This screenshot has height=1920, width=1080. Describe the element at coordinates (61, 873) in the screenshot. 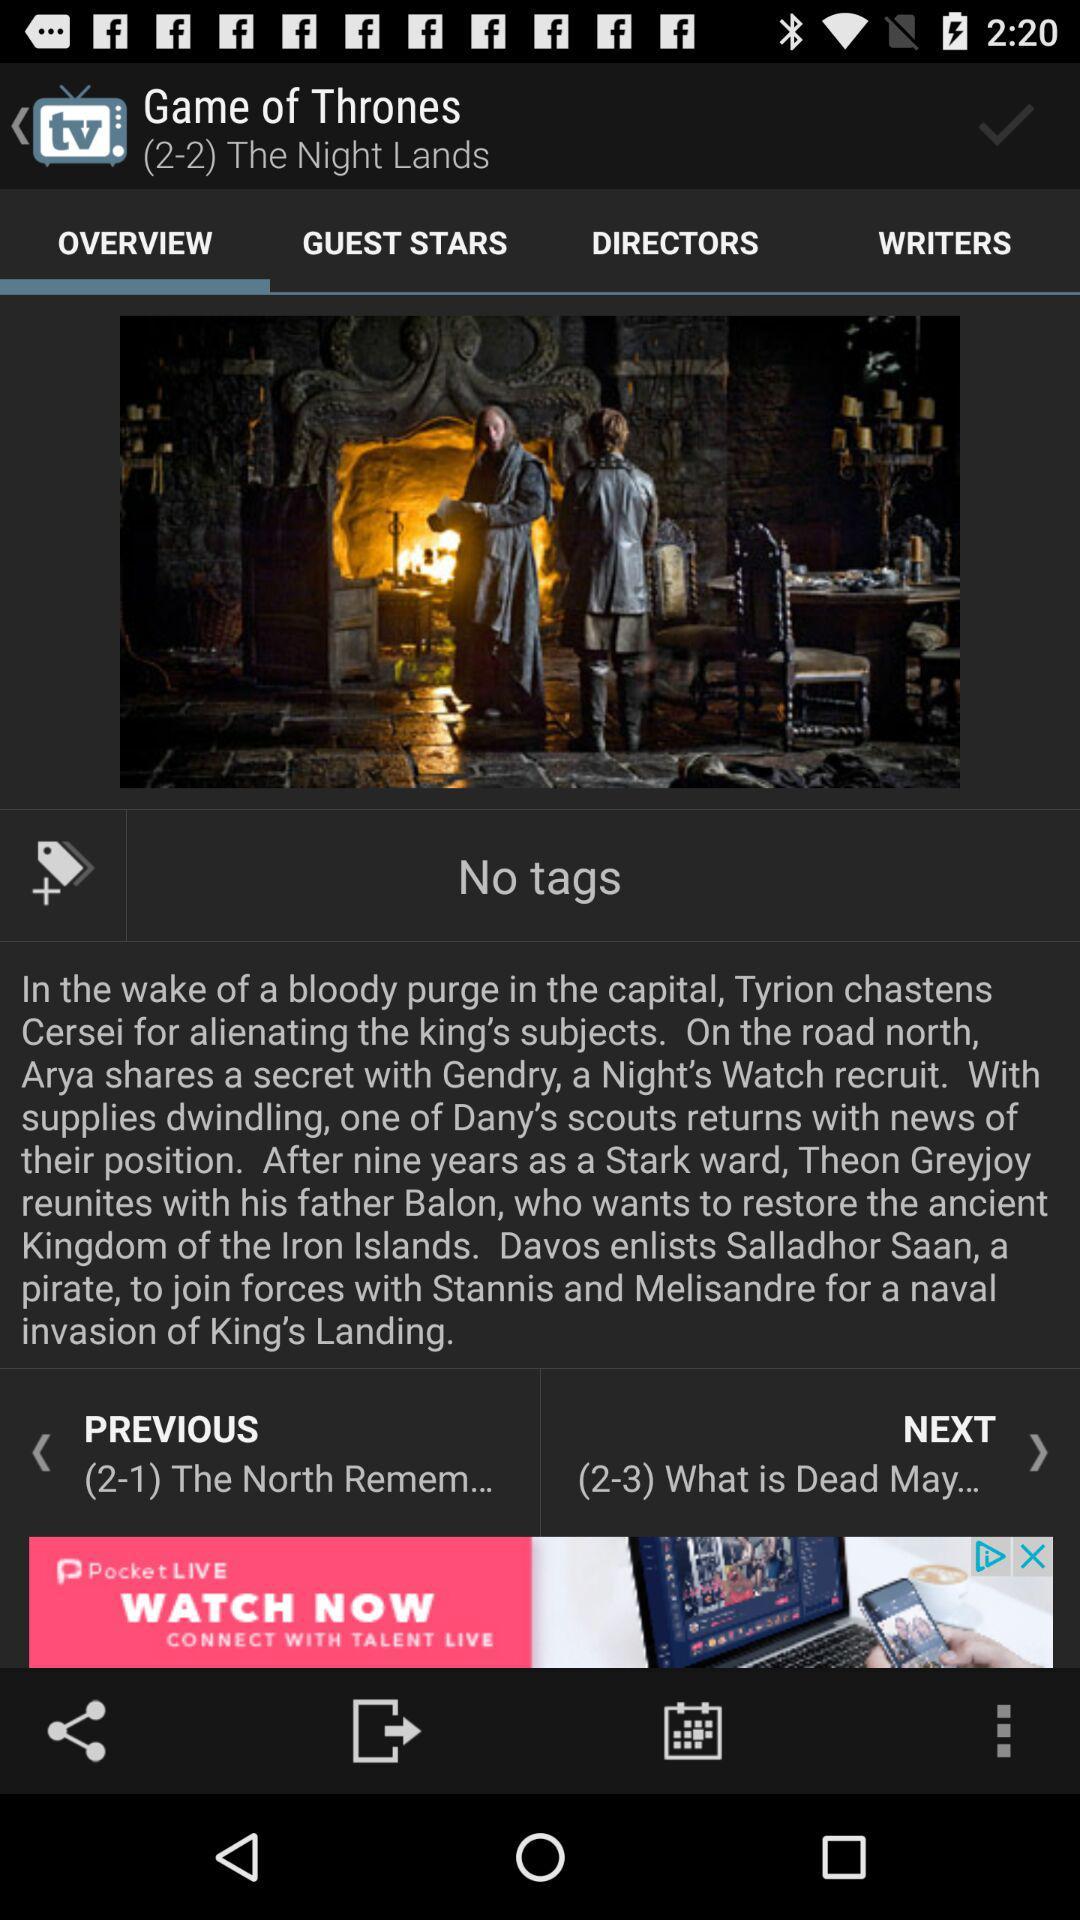

I see `tag` at that location.